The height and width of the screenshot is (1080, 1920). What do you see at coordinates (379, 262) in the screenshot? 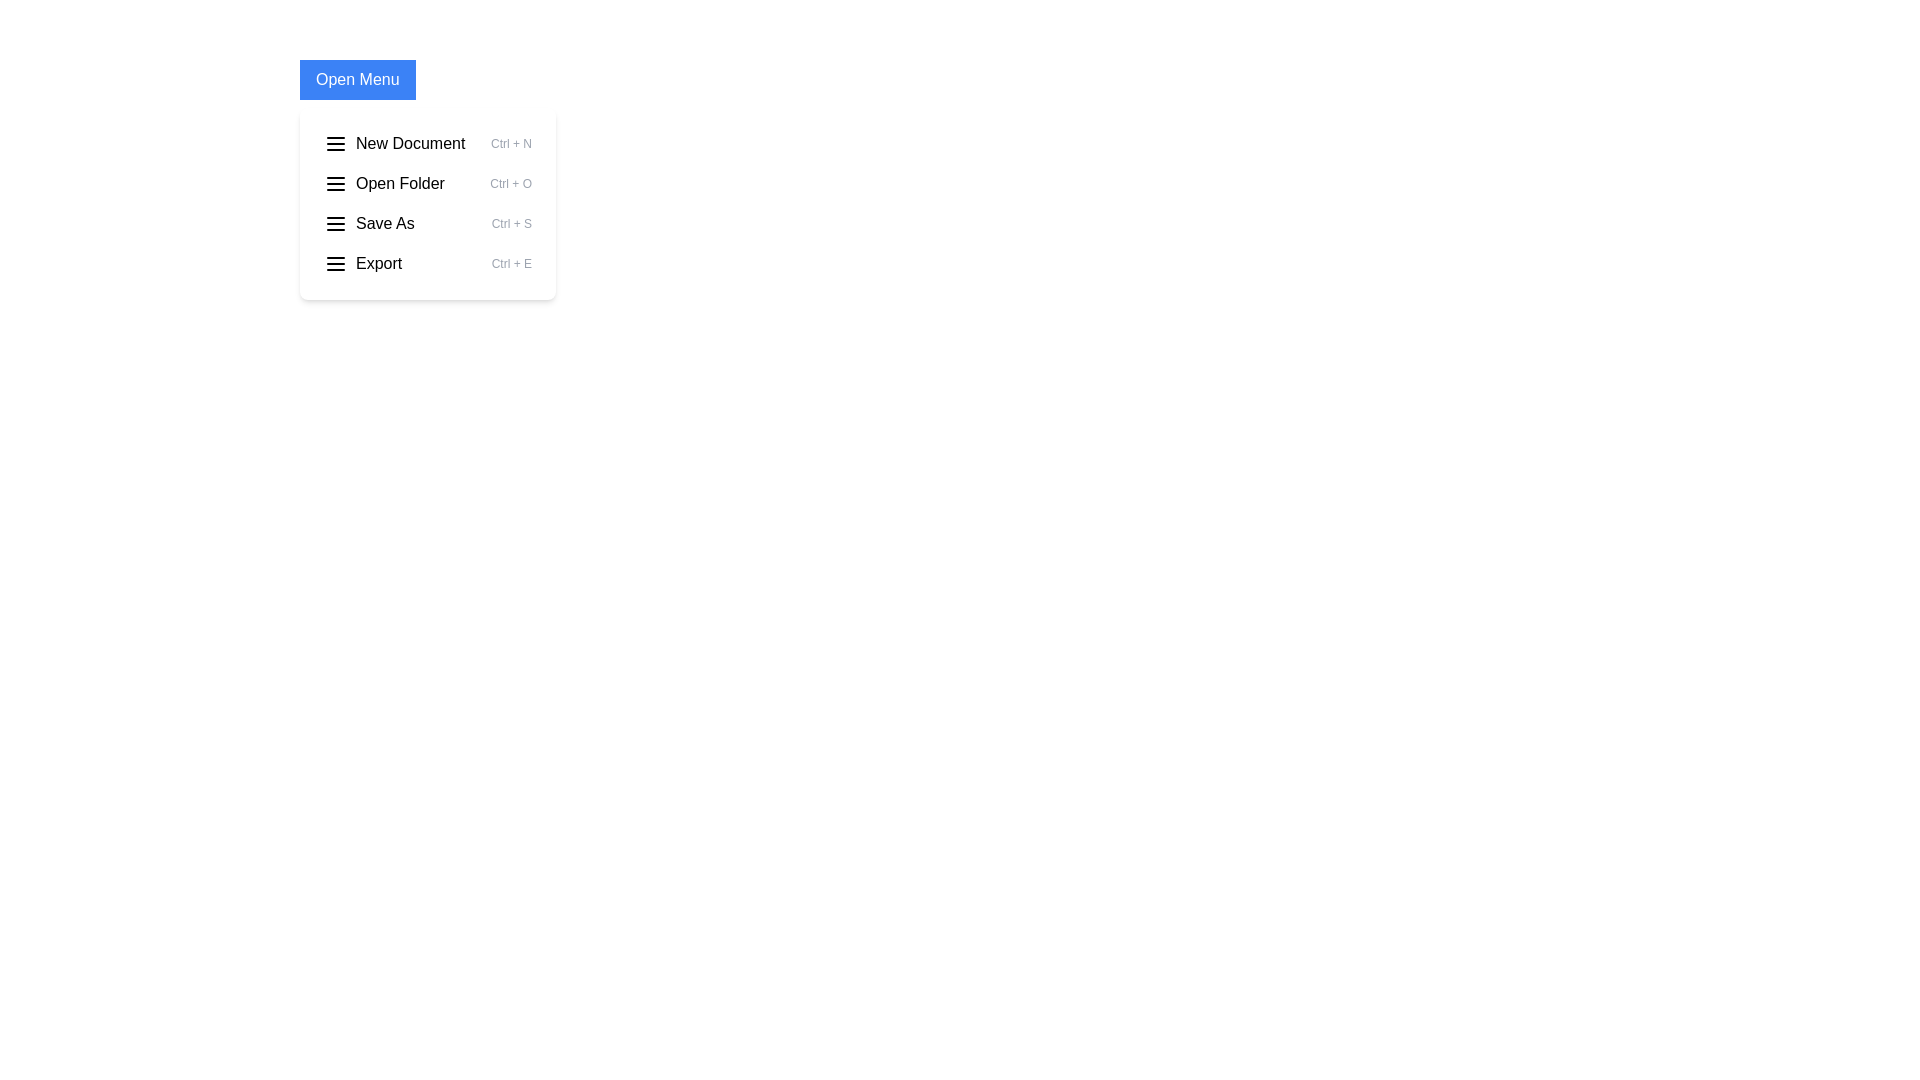
I see `the 'Export' text label in the dropdown menu` at bounding box center [379, 262].